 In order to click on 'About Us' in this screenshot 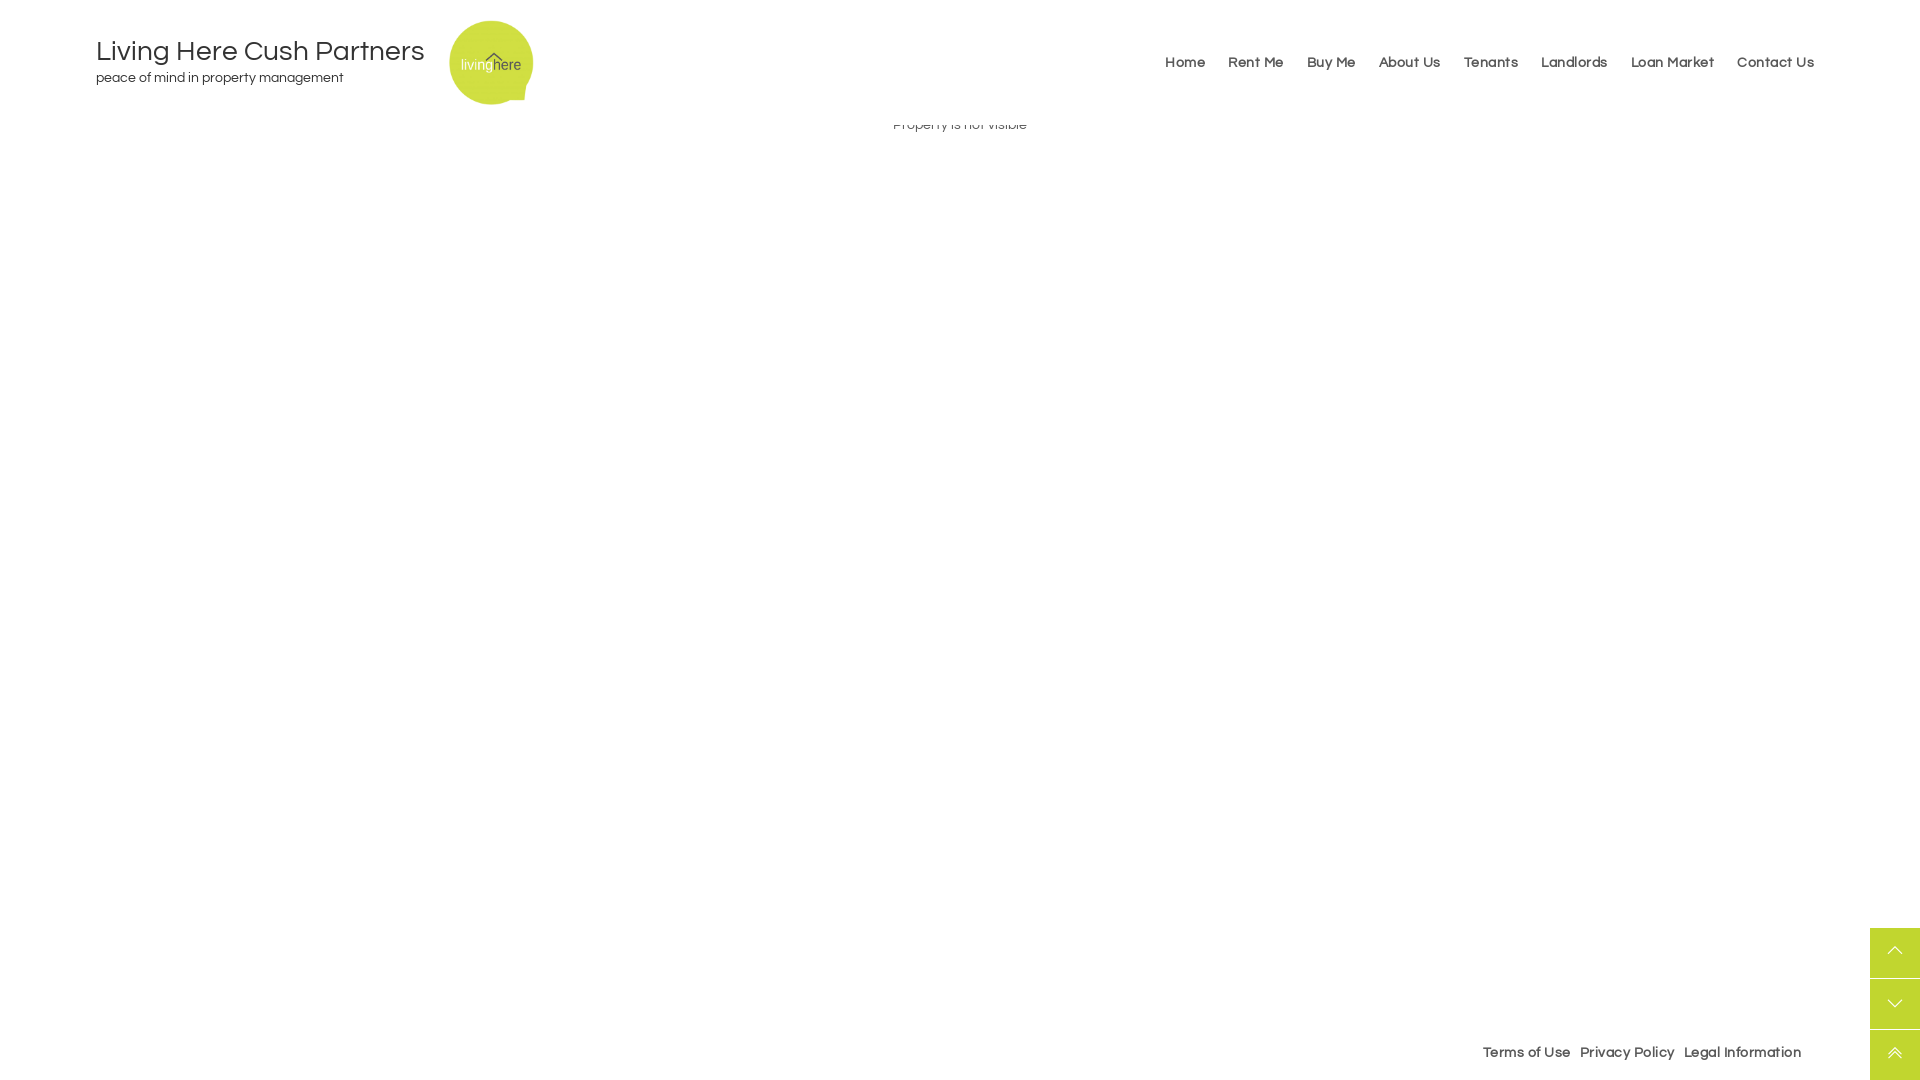, I will do `click(1408, 60)`.